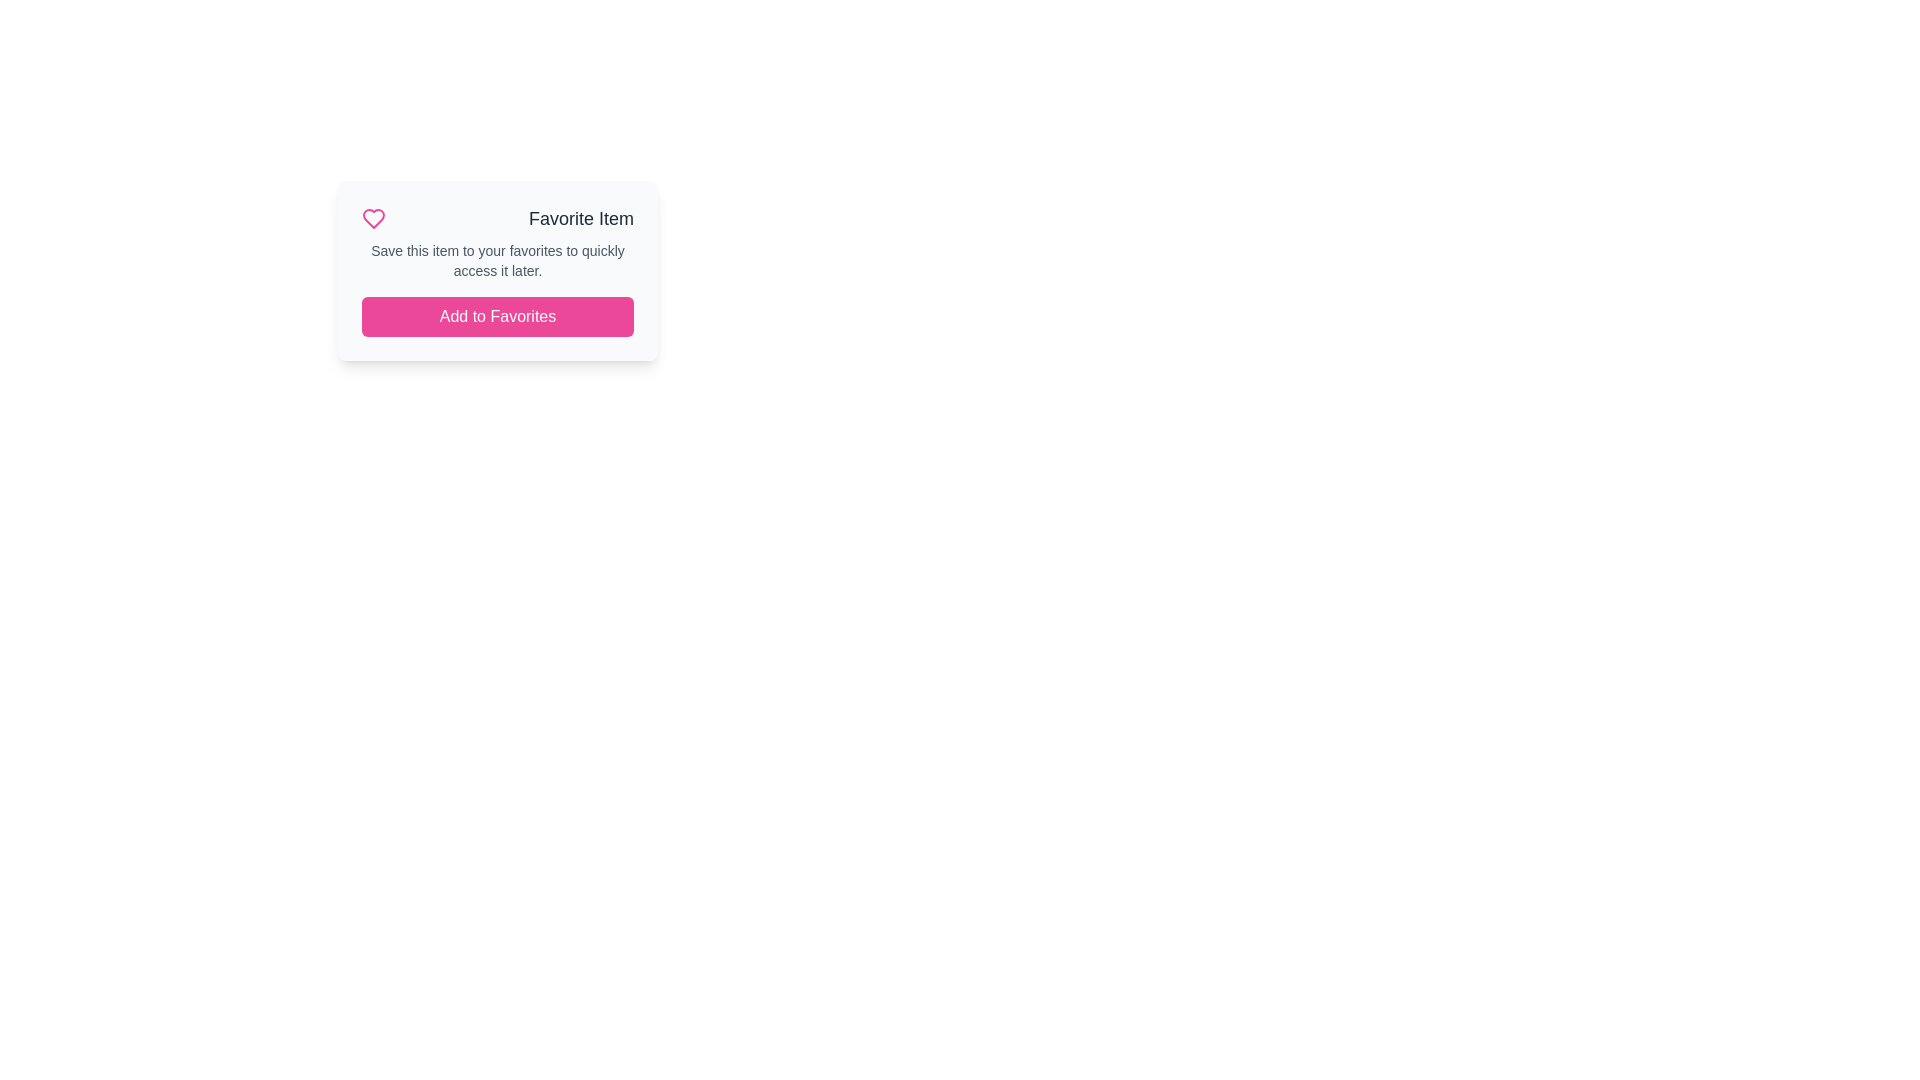 The image size is (1920, 1080). I want to click on the state of the heart-shaped icon with a pink outline located near the text 'Favorite Item' to determine if it indicates a favoriting status, so click(374, 219).